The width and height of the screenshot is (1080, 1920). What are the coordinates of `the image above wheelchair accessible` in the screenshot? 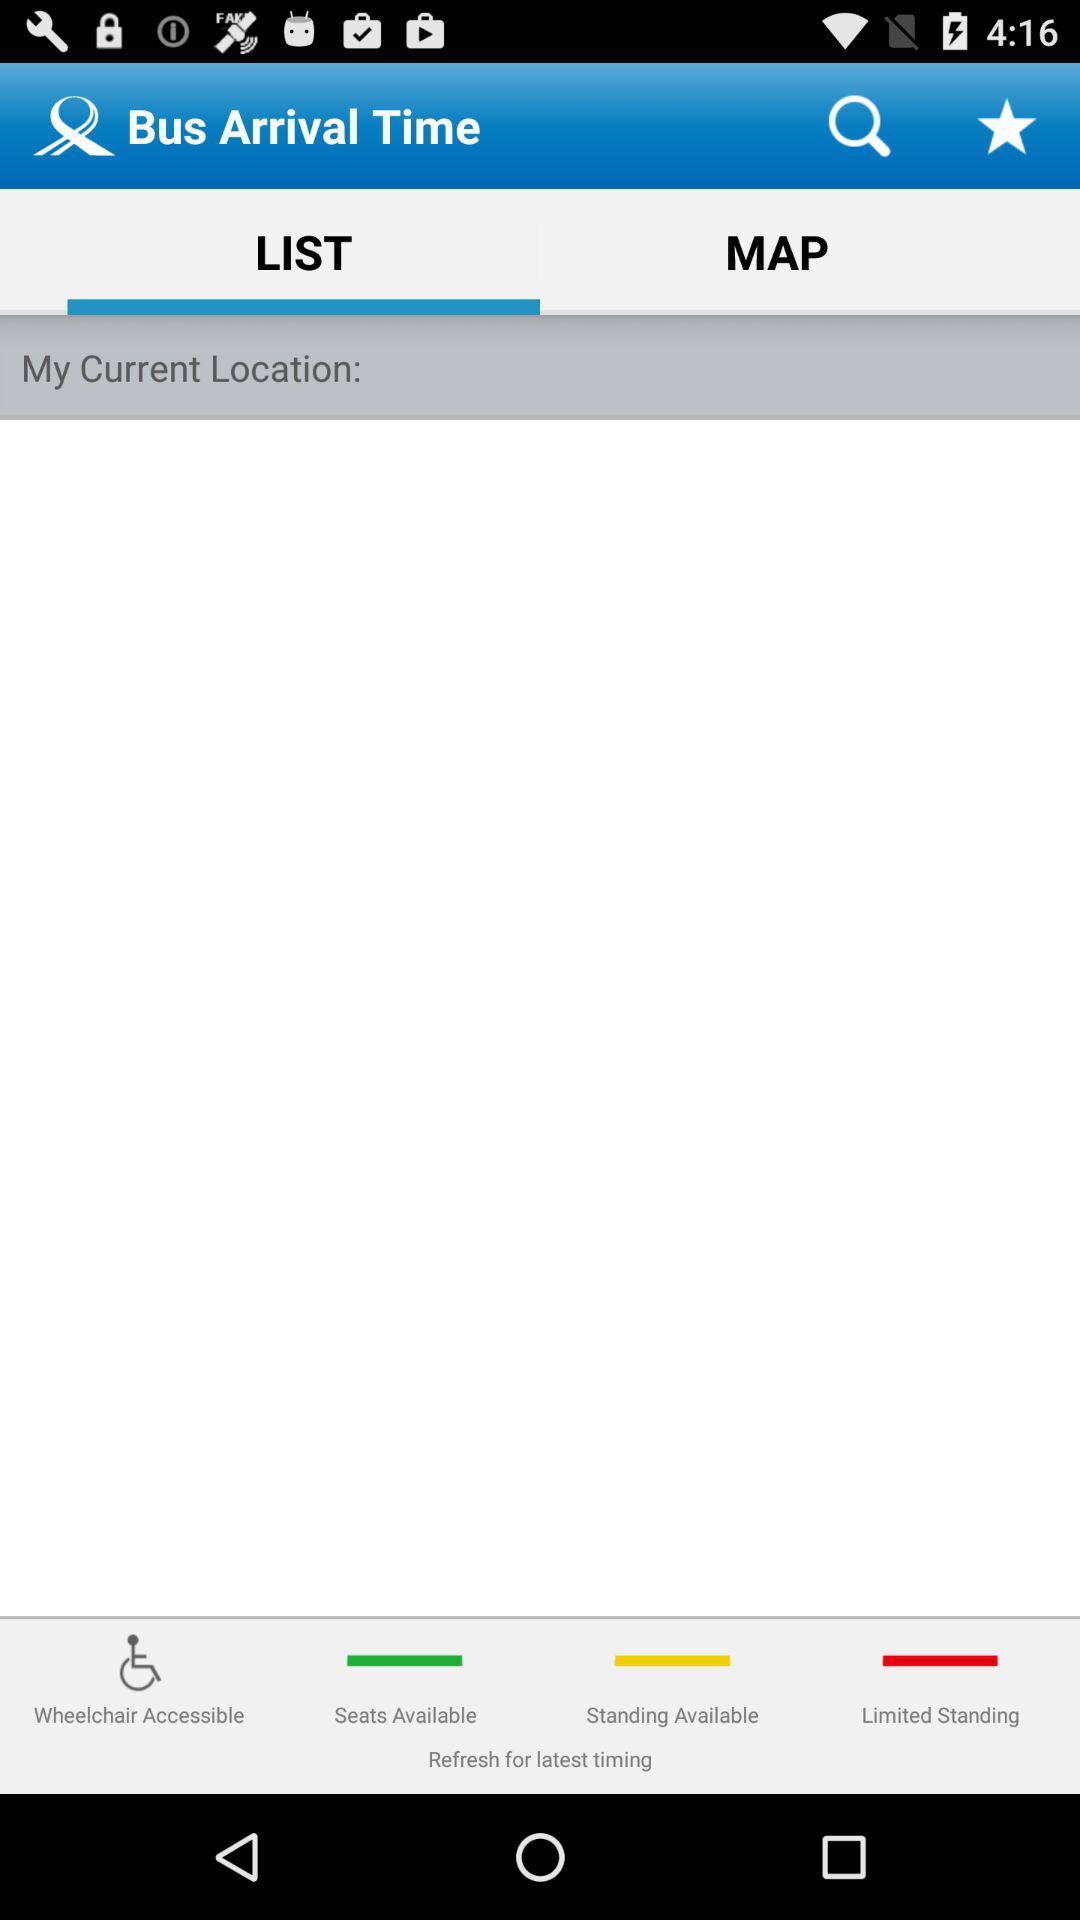 It's located at (137, 1660).